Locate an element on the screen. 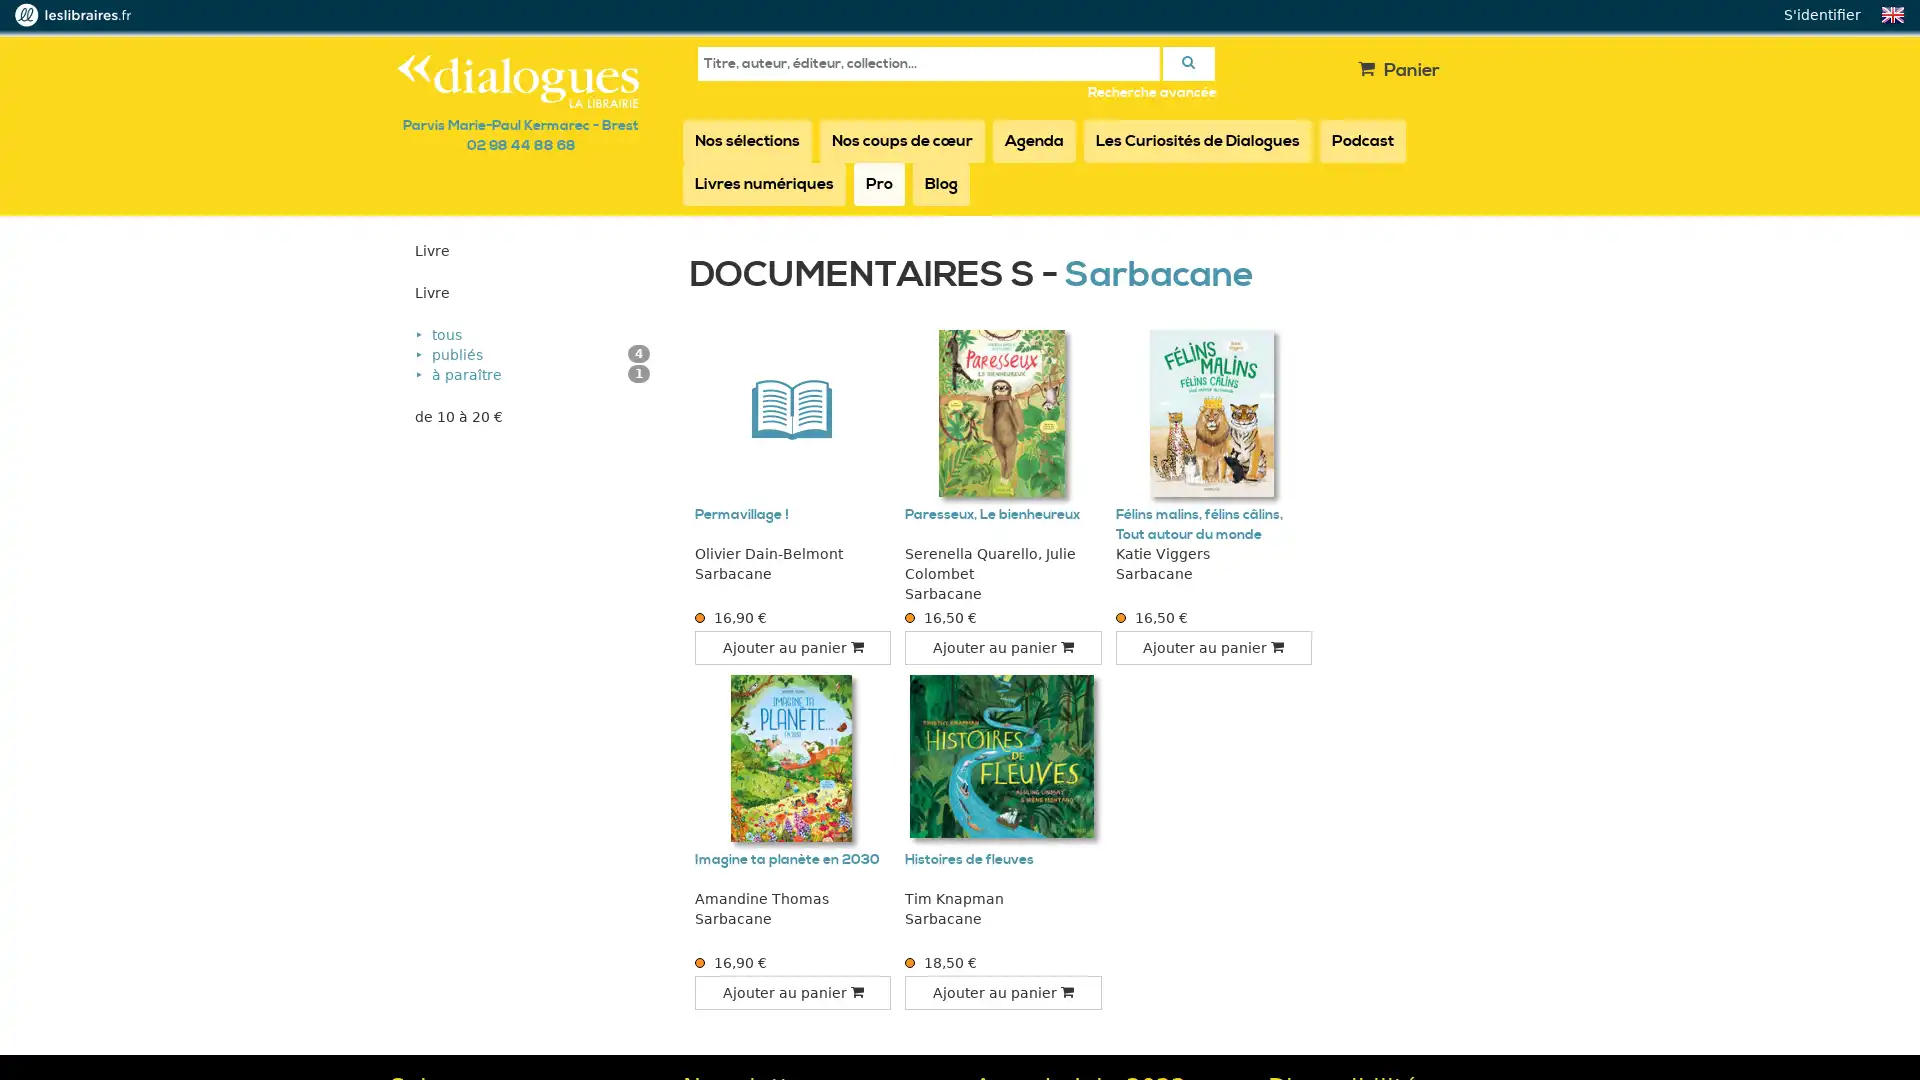  Ajouter au panier is located at coordinates (791, 648).